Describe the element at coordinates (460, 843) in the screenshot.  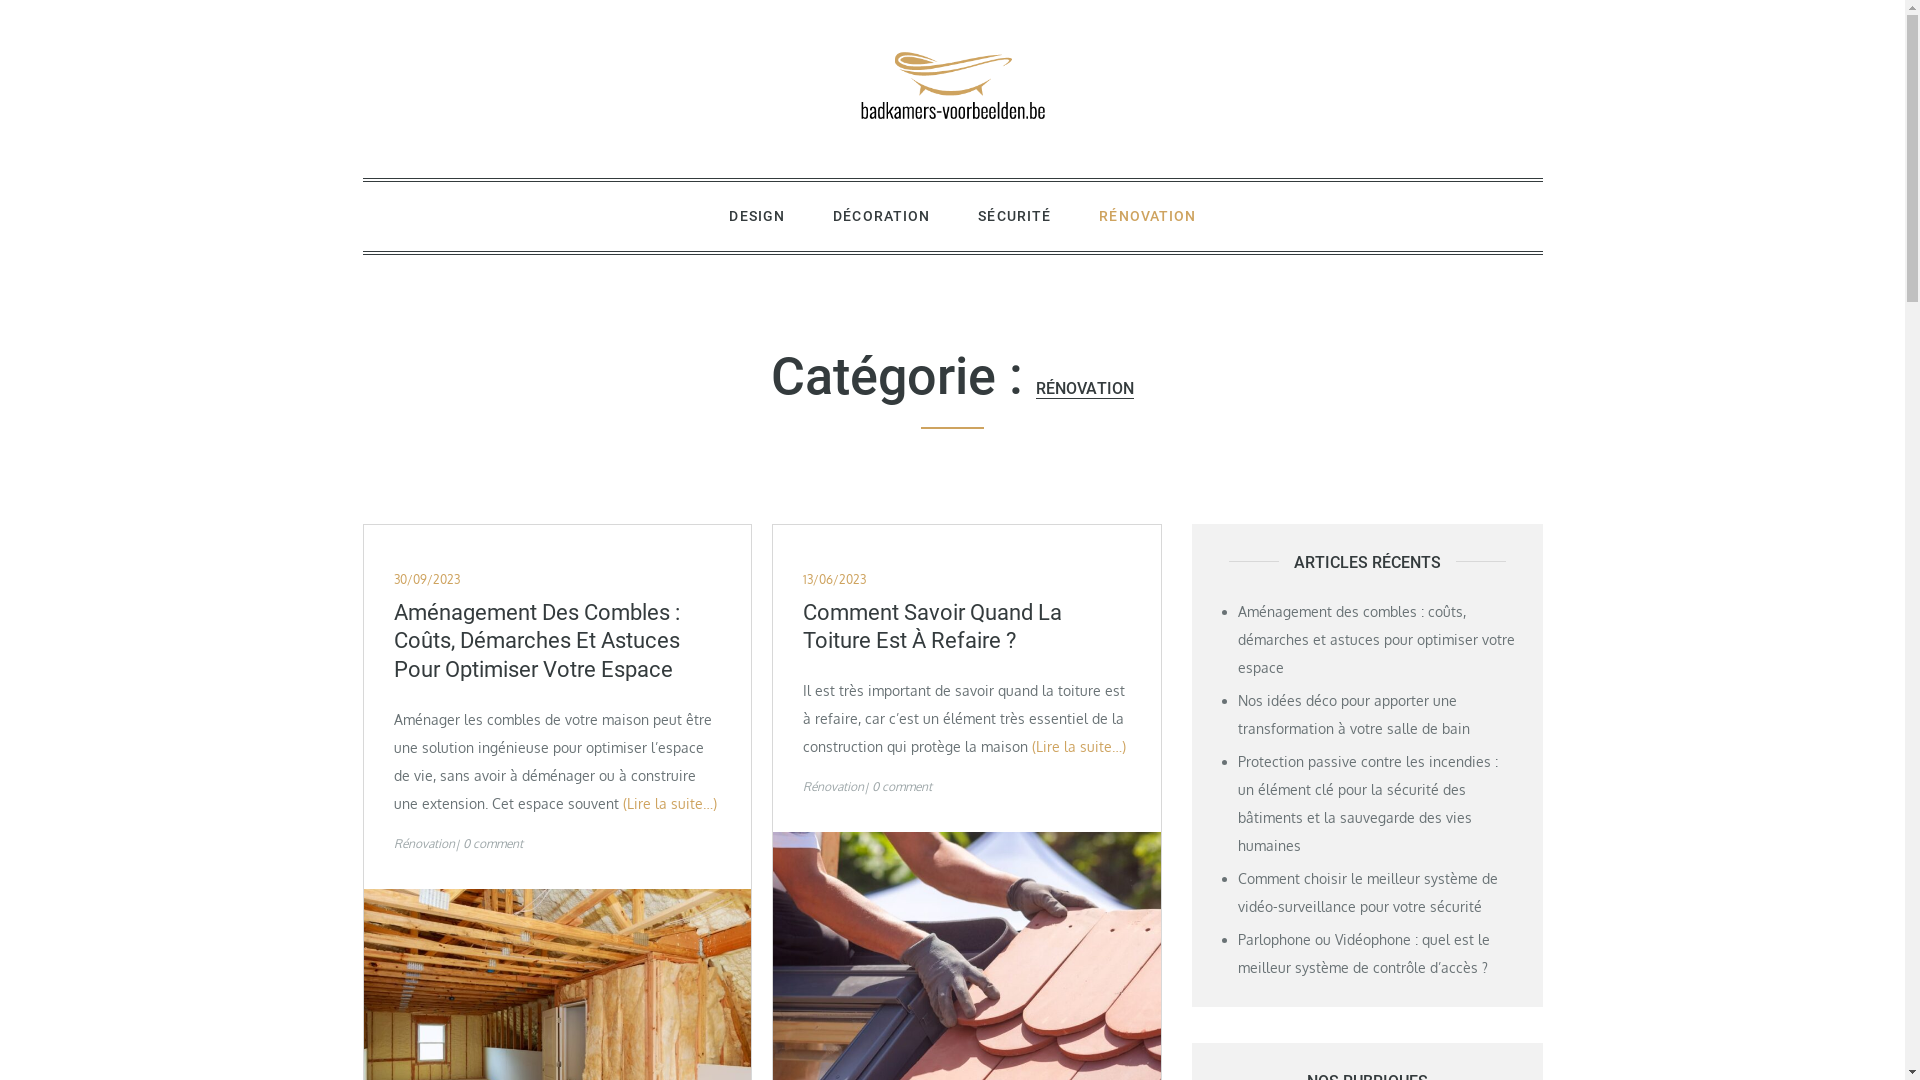
I see `'0 comment'` at that location.